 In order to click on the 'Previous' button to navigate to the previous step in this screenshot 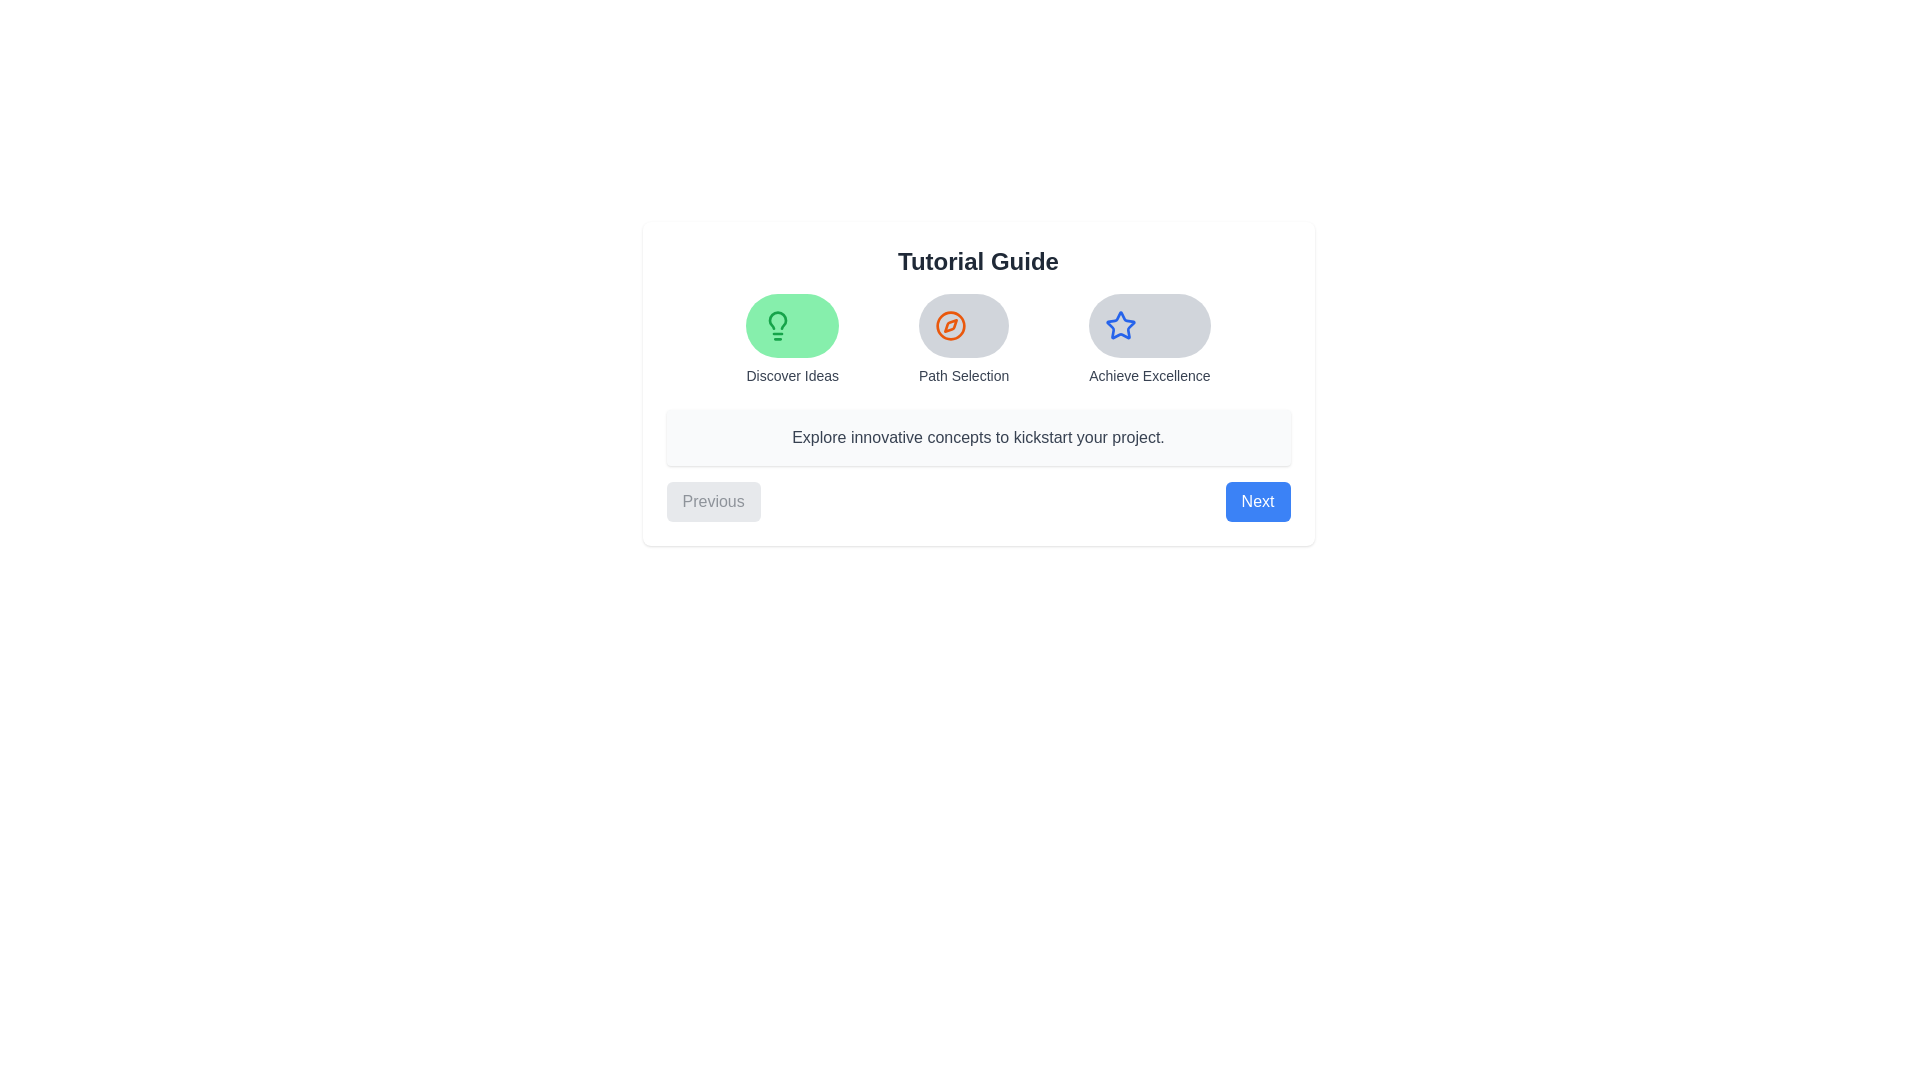, I will do `click(713, 500)`.